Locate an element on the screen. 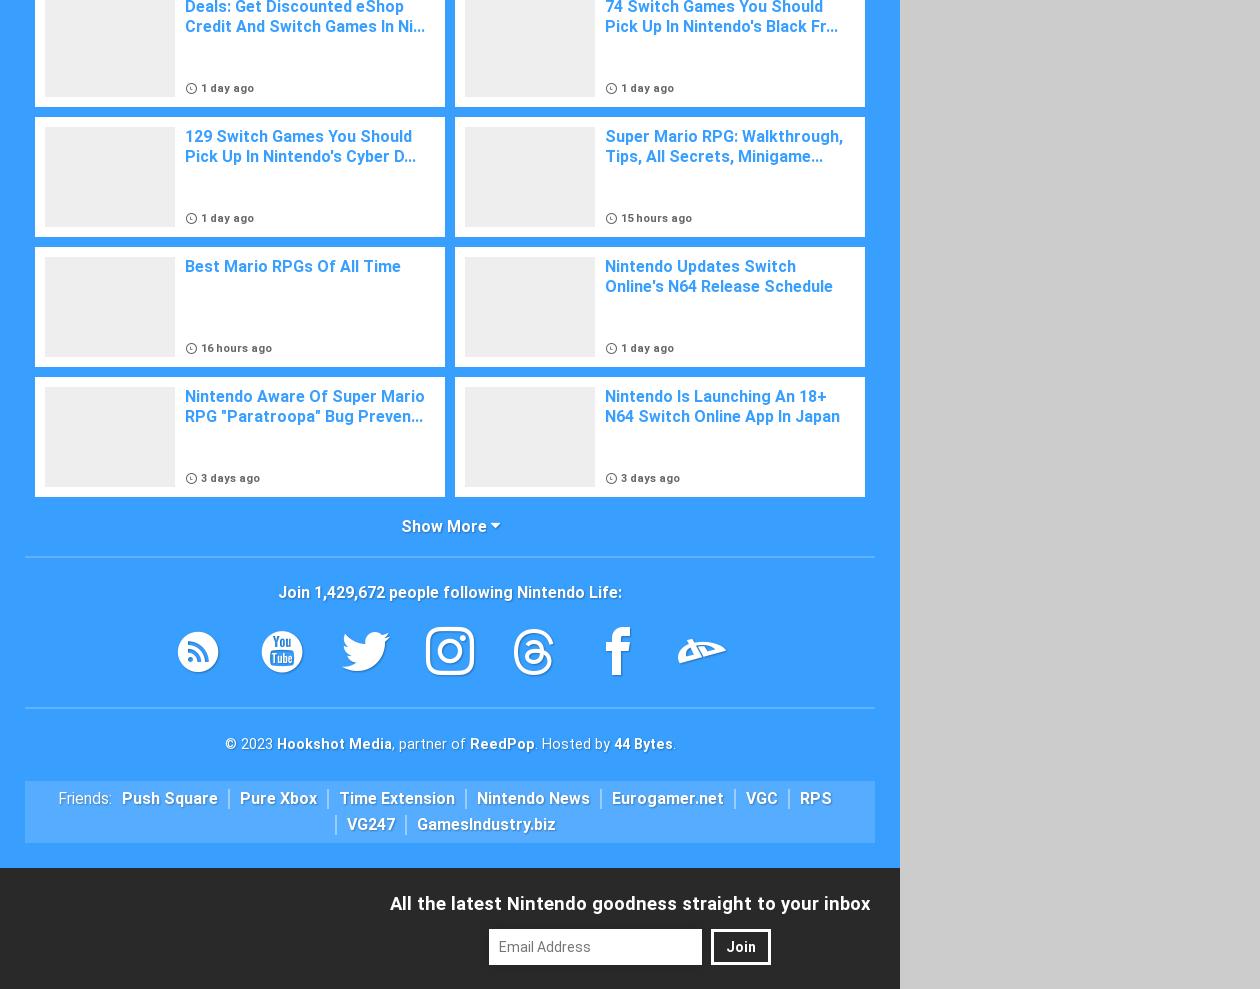 This screenshot has height=989, width=1260. 'GamesIndustry.biz' is located at coordinates (485, 822).